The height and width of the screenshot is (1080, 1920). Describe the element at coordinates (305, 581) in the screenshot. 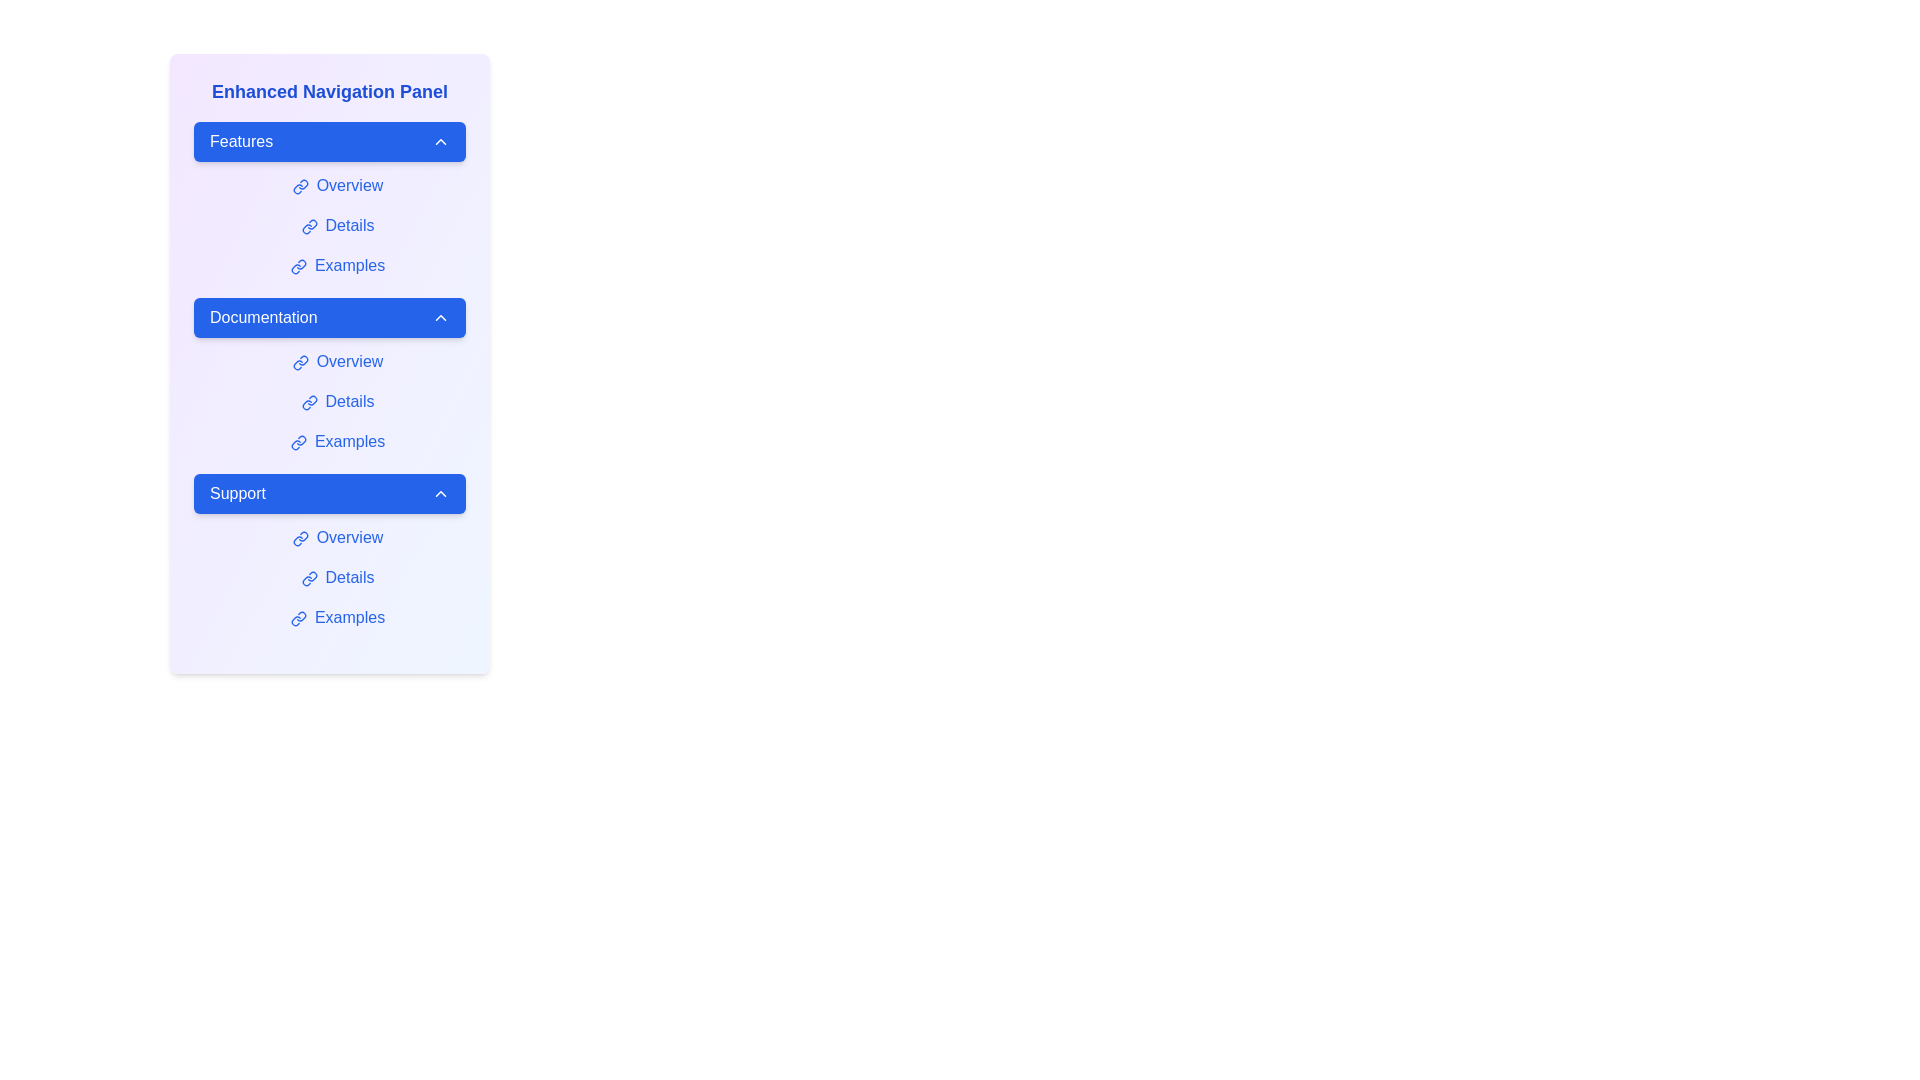

I see `the chain link shaped icon located below the 'Details' text in the 'Support' section of the interface` at that location.